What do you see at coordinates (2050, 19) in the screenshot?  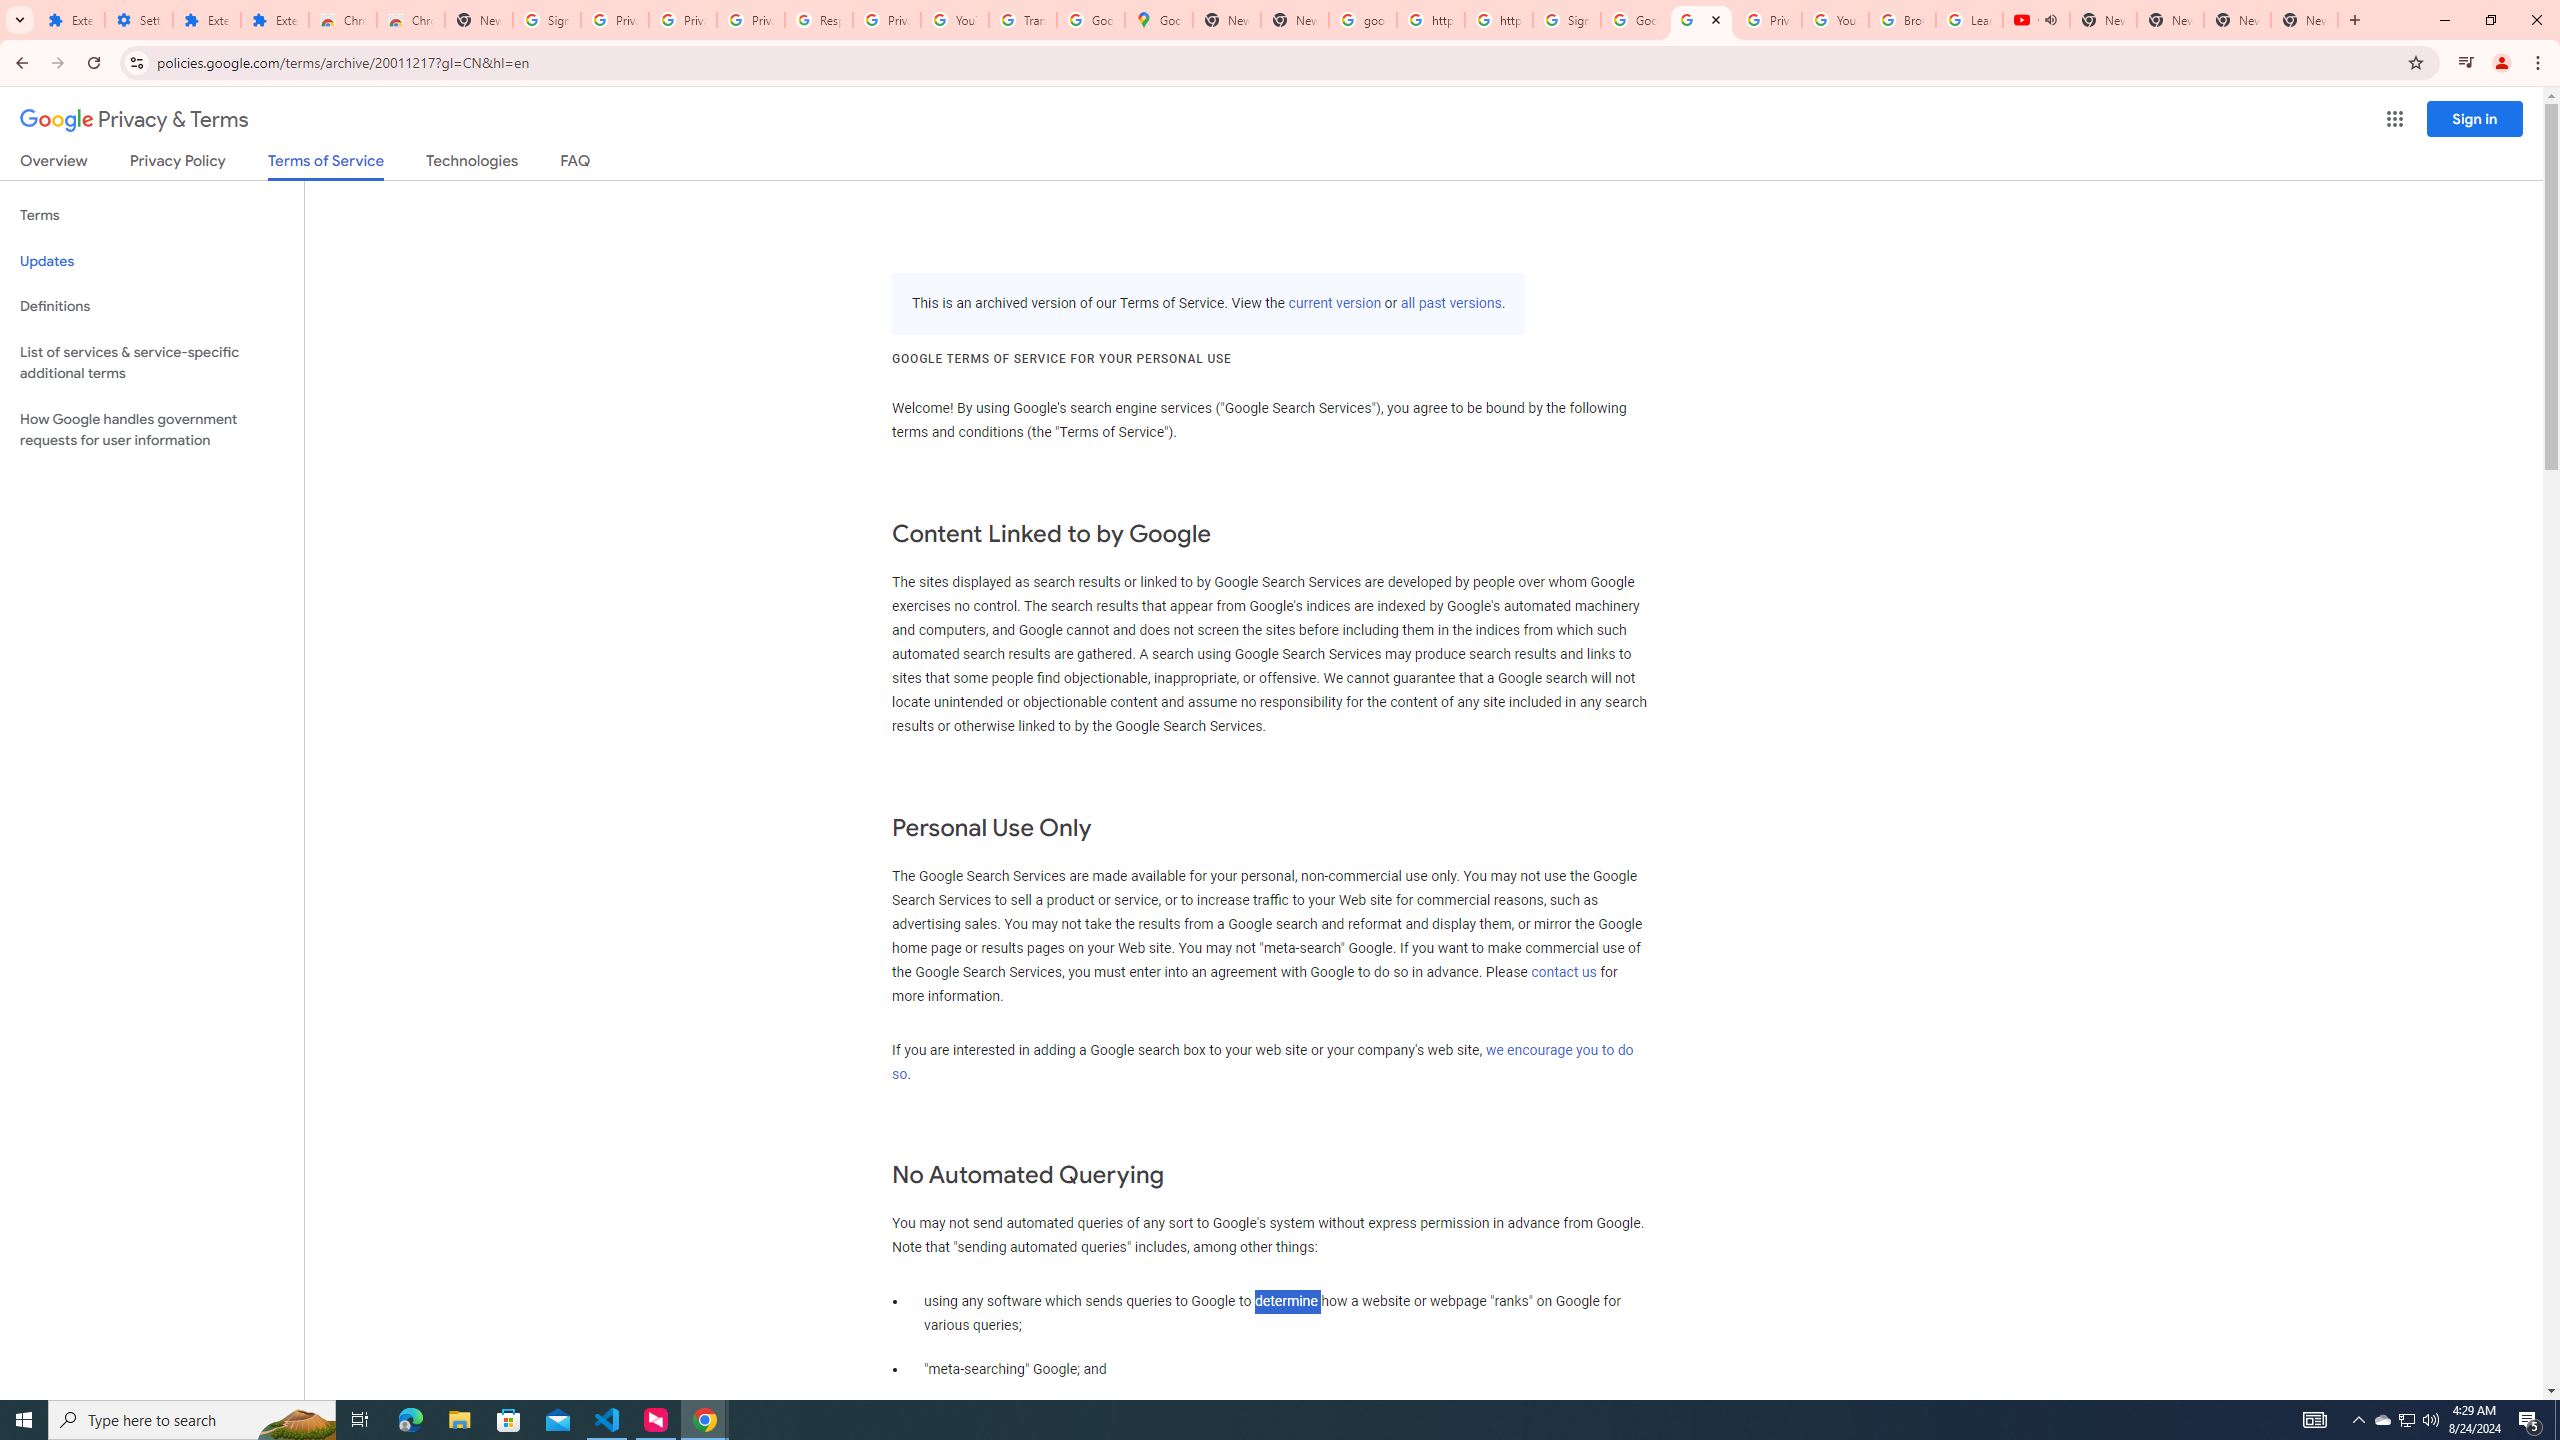 I see `'Mute tab'` at bounding box center [2050, 19].